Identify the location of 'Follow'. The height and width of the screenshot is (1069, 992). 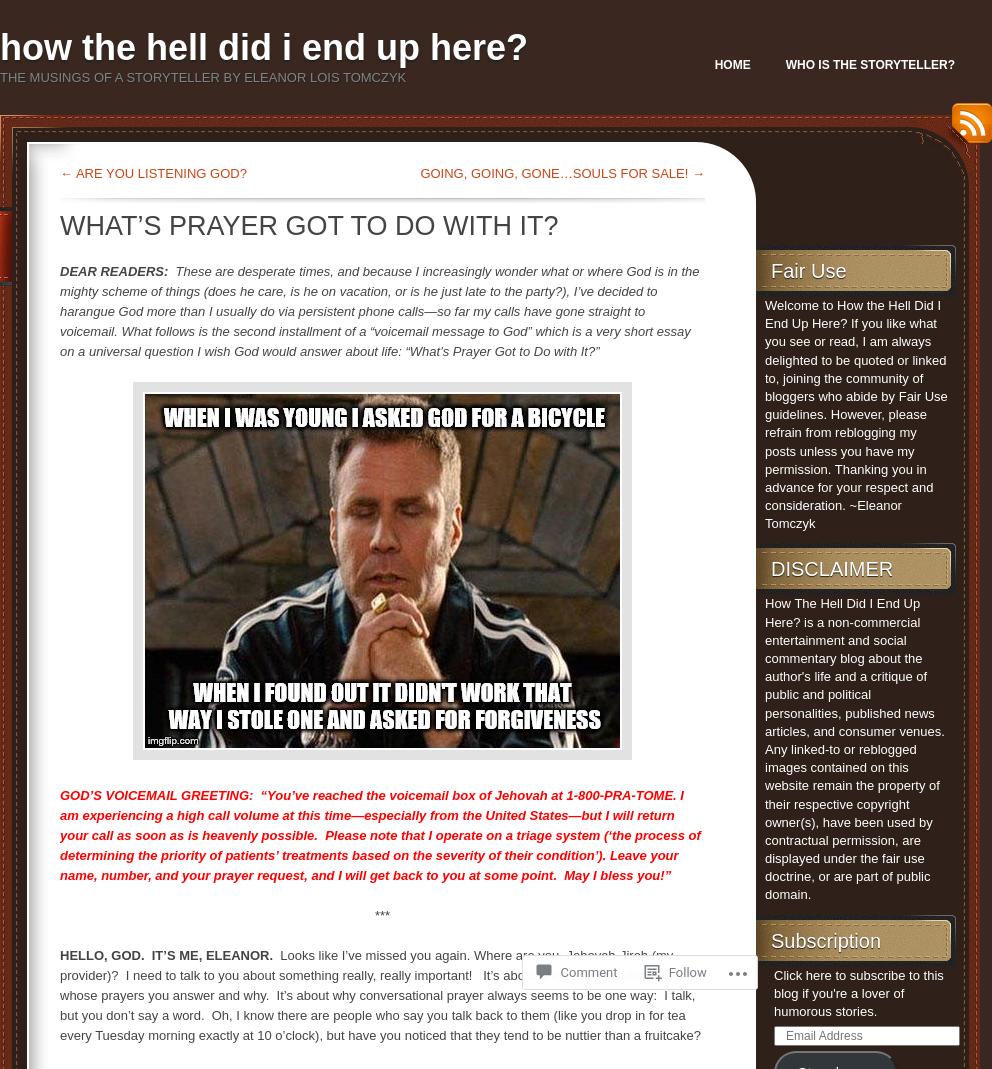
(685, 972).